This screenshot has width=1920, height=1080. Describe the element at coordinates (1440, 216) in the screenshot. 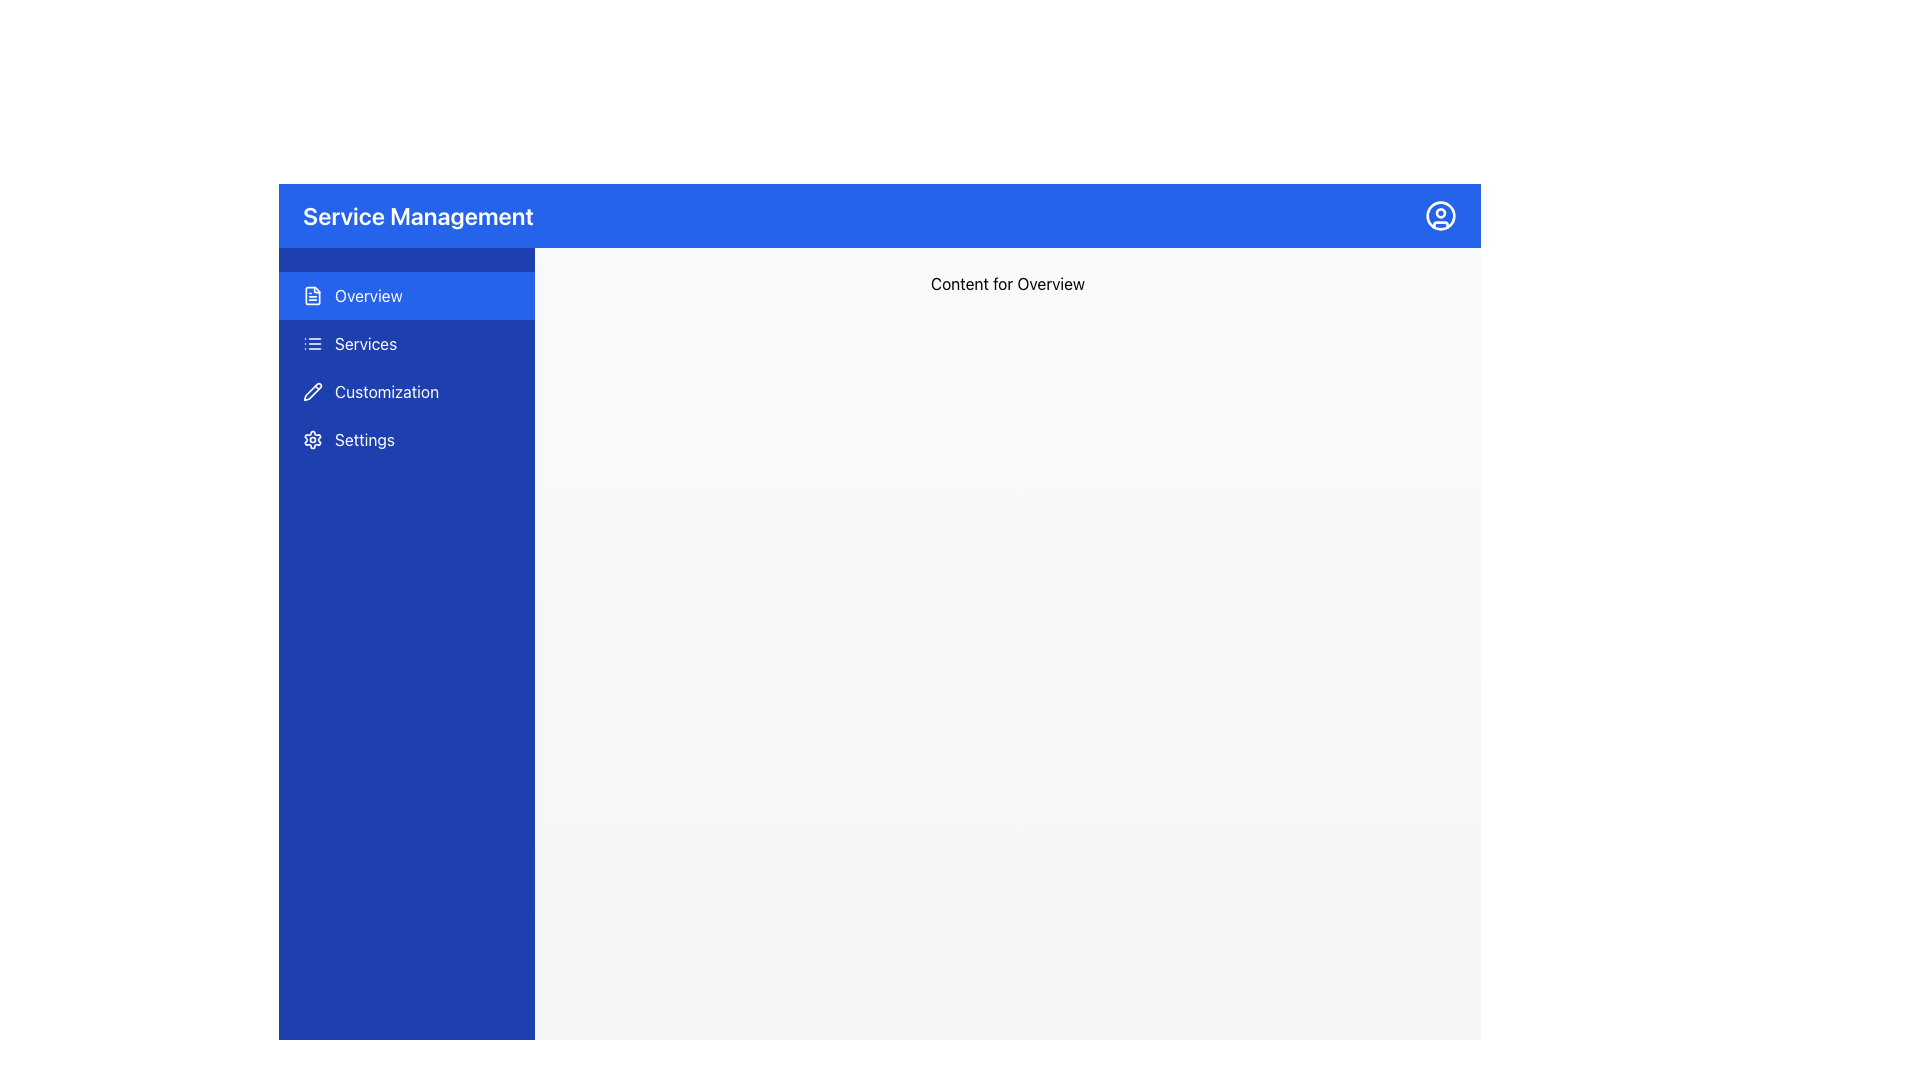

I see `the circular user profile icon with a blue background located in the top-right corner of the blue header bar` at that location.